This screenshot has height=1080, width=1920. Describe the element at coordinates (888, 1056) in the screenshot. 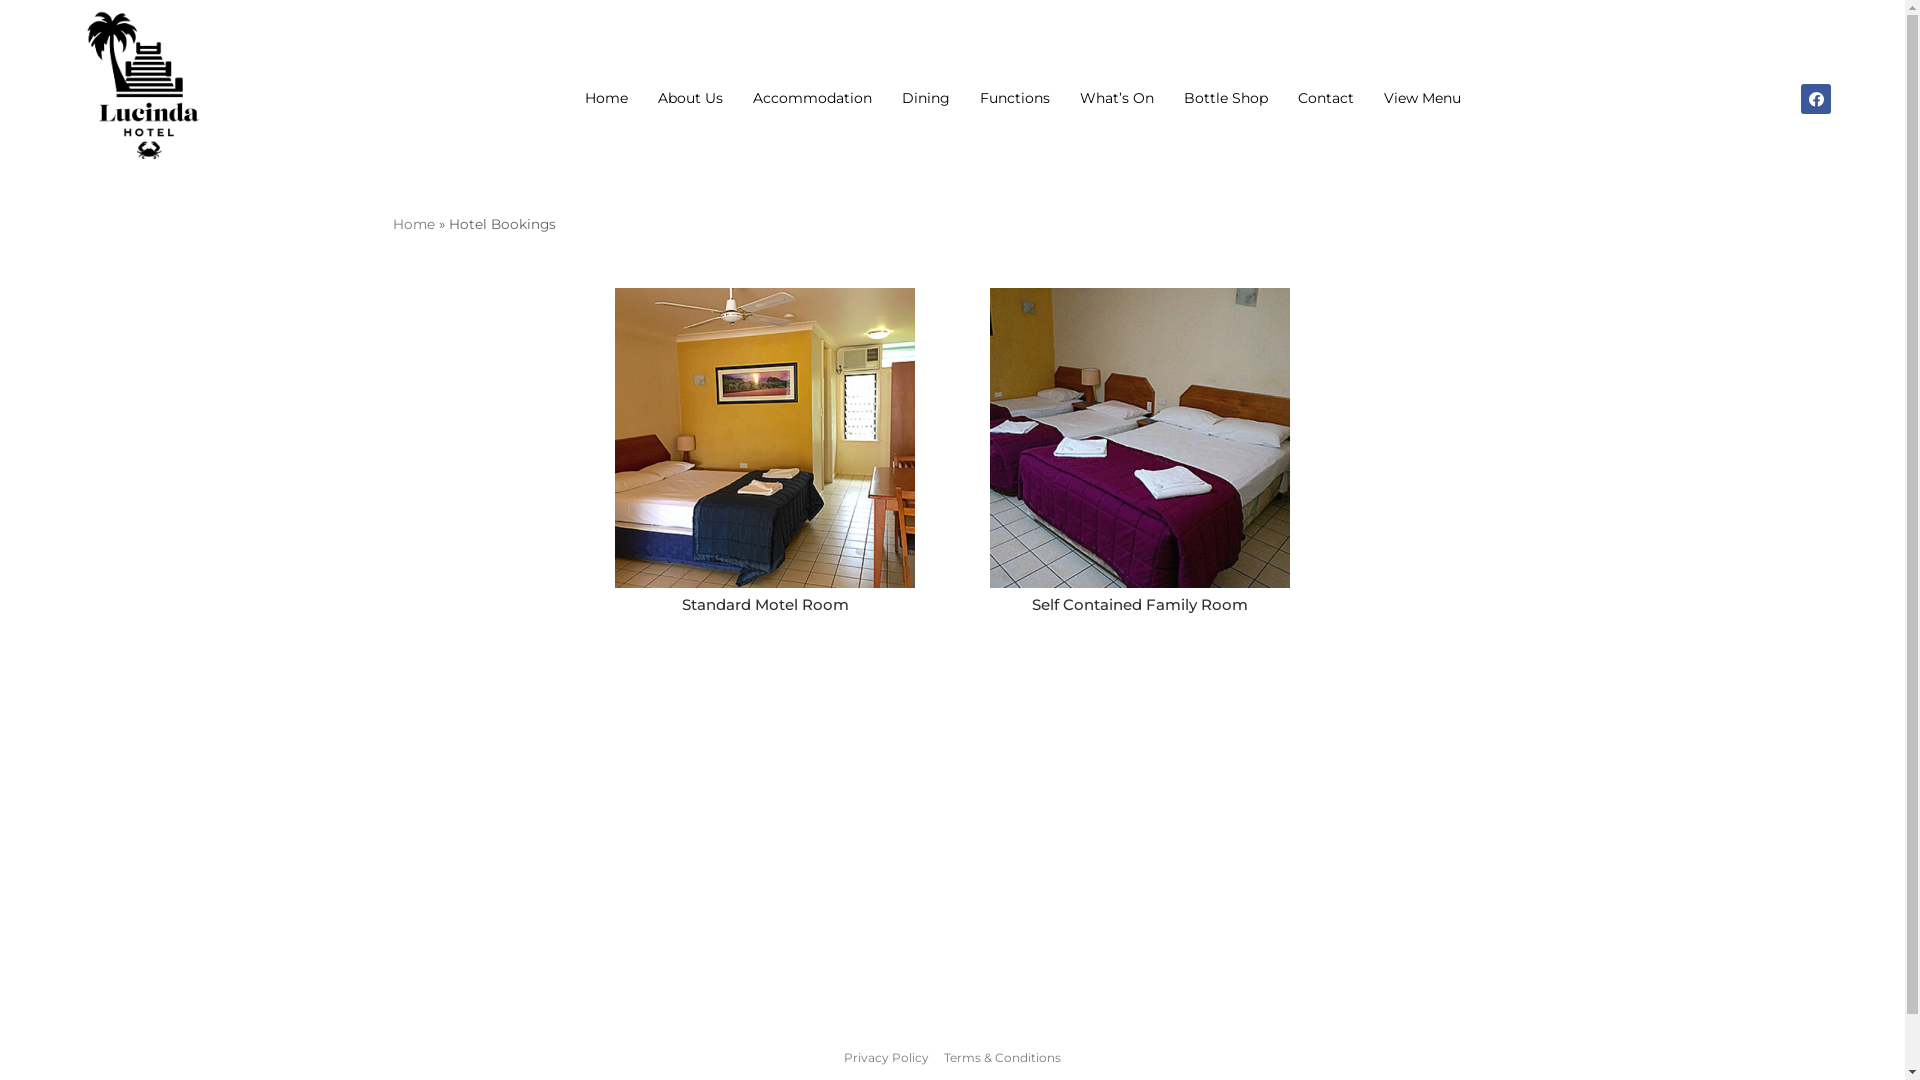

I see `'Privacy Policy'` at that location.